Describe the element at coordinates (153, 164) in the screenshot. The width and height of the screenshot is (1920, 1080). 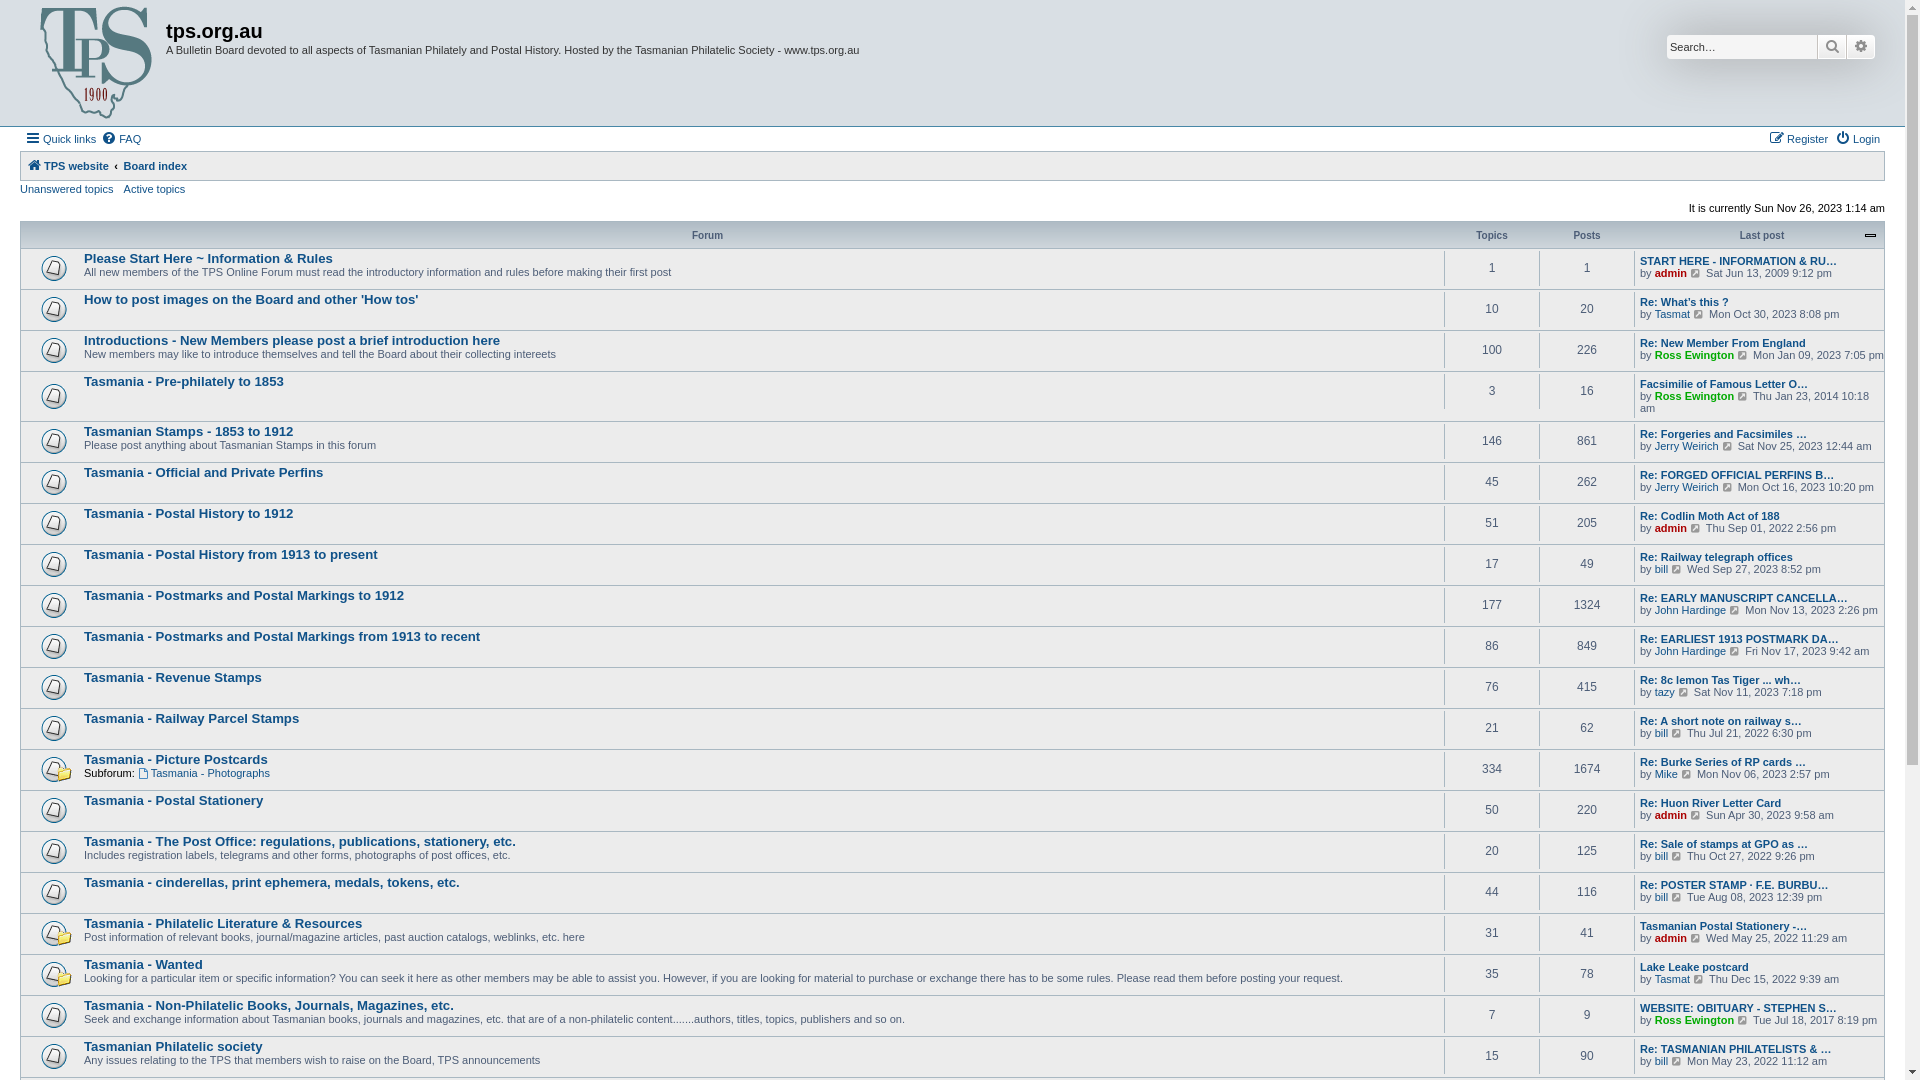
I see `'Board index'` at that location.